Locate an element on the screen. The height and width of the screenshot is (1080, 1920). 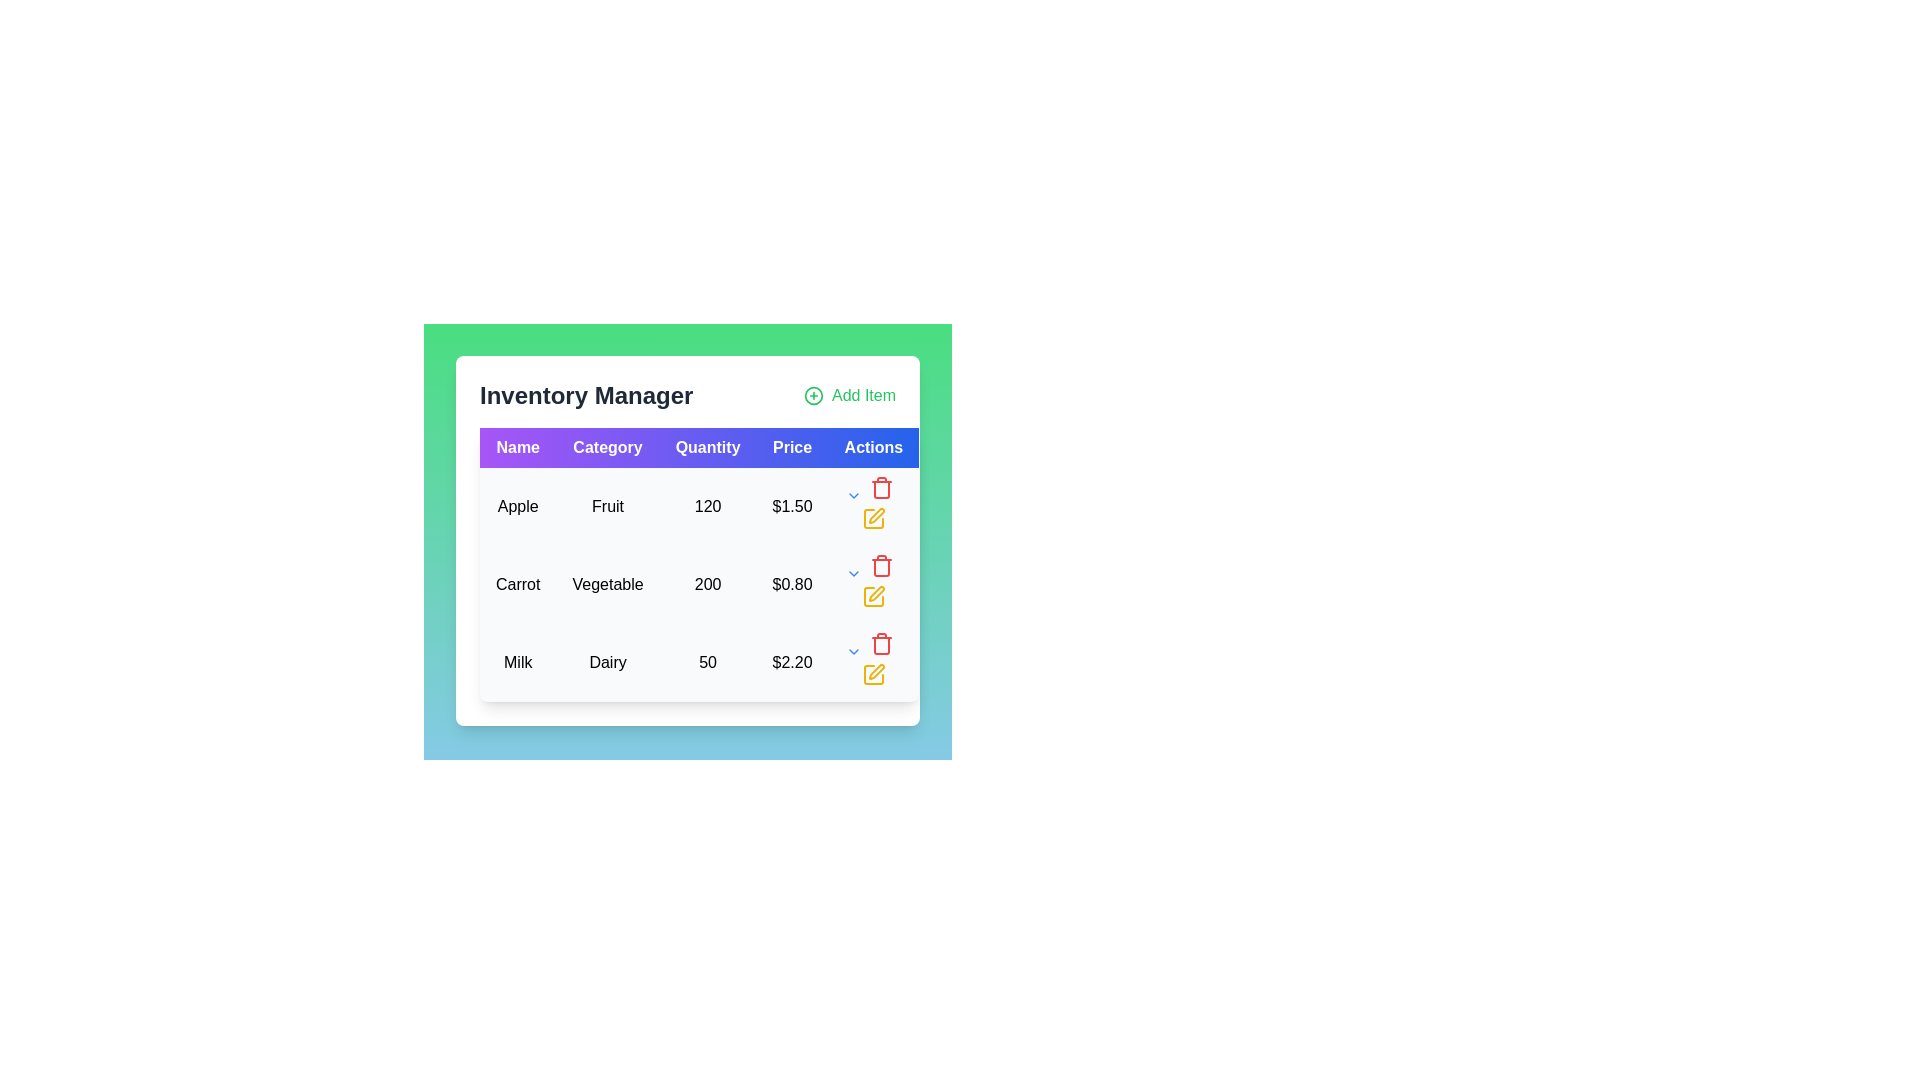
the icon located at the top-right corner of the 'Add Item' button, which signifies the addition operation to the user is located at coordinates (813, 396).